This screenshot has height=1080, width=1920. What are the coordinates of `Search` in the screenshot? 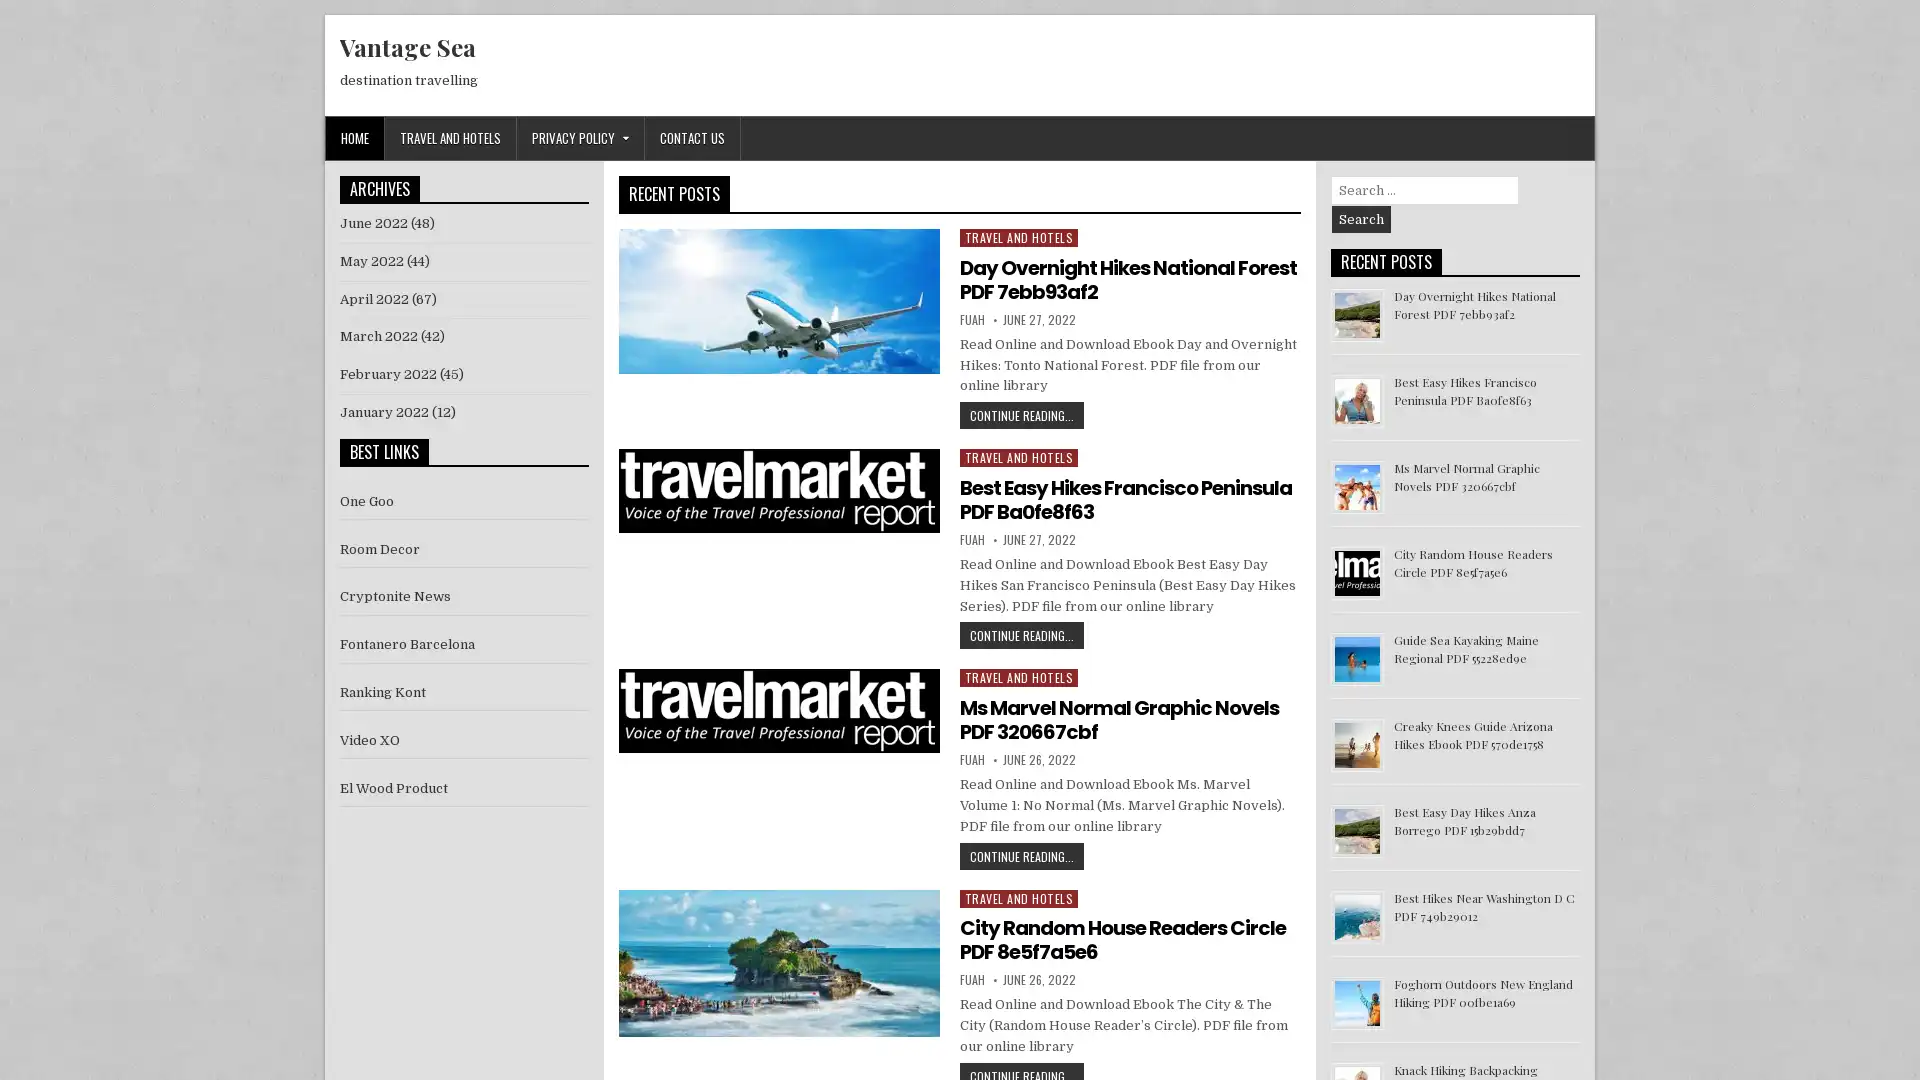 It's located at (1360, 219).